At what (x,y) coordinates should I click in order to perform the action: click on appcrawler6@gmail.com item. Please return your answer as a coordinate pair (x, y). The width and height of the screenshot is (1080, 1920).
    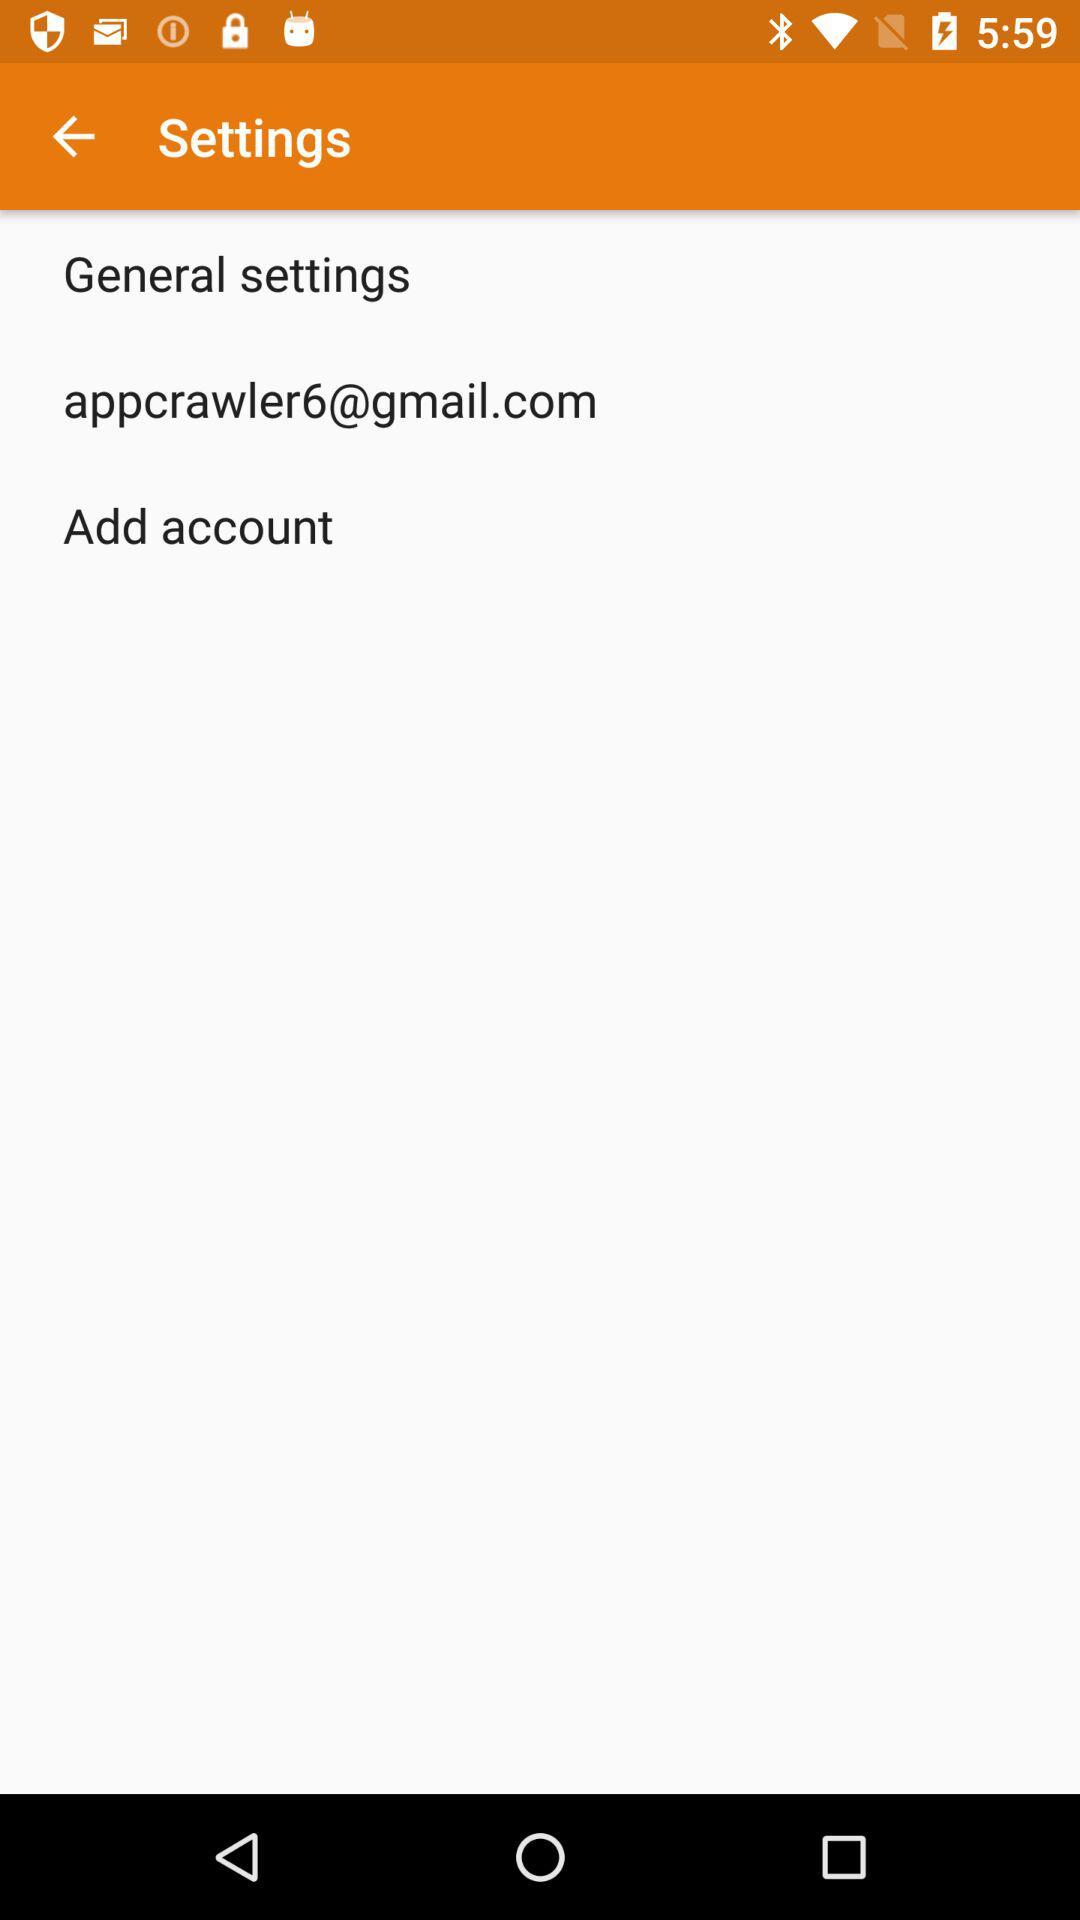
    Looking at the image, I should click on (329, 398).